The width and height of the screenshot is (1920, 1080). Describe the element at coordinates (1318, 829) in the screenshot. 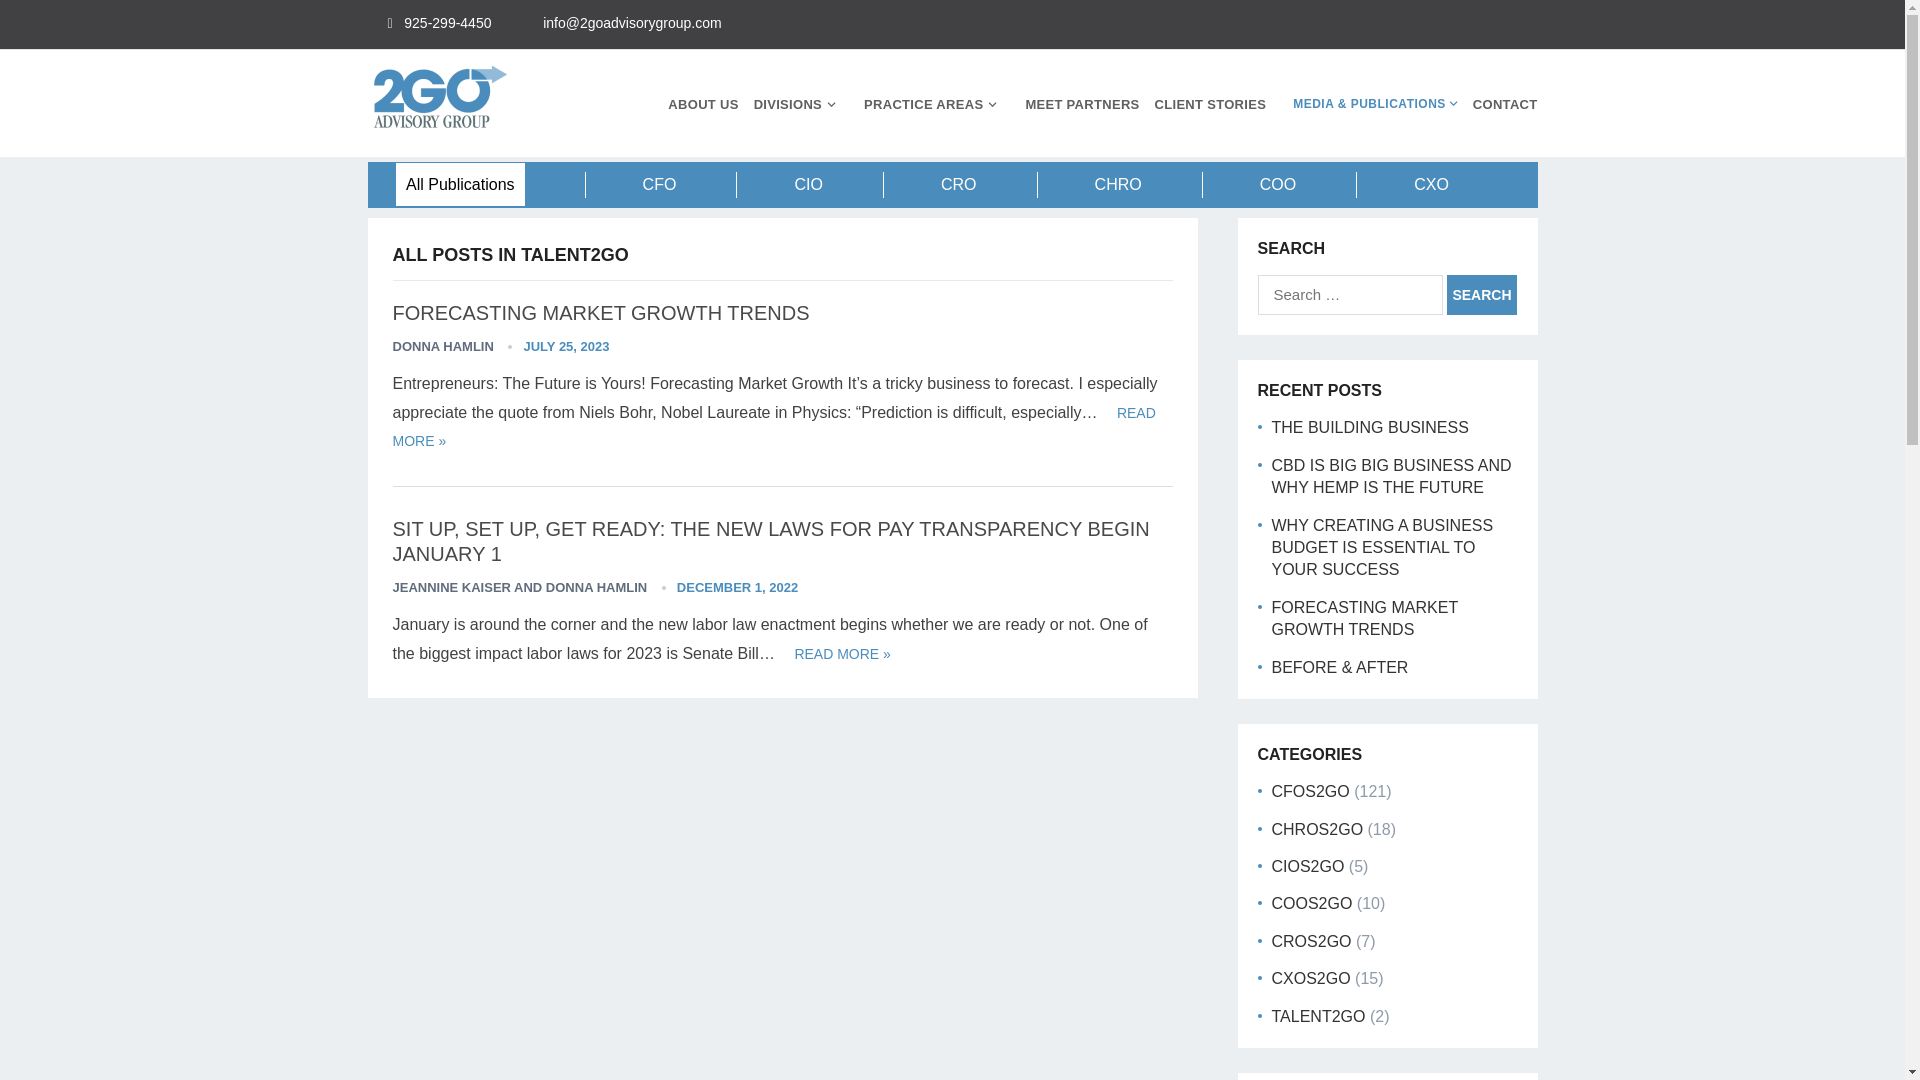

I see `'CHROS2GO'` at that location.